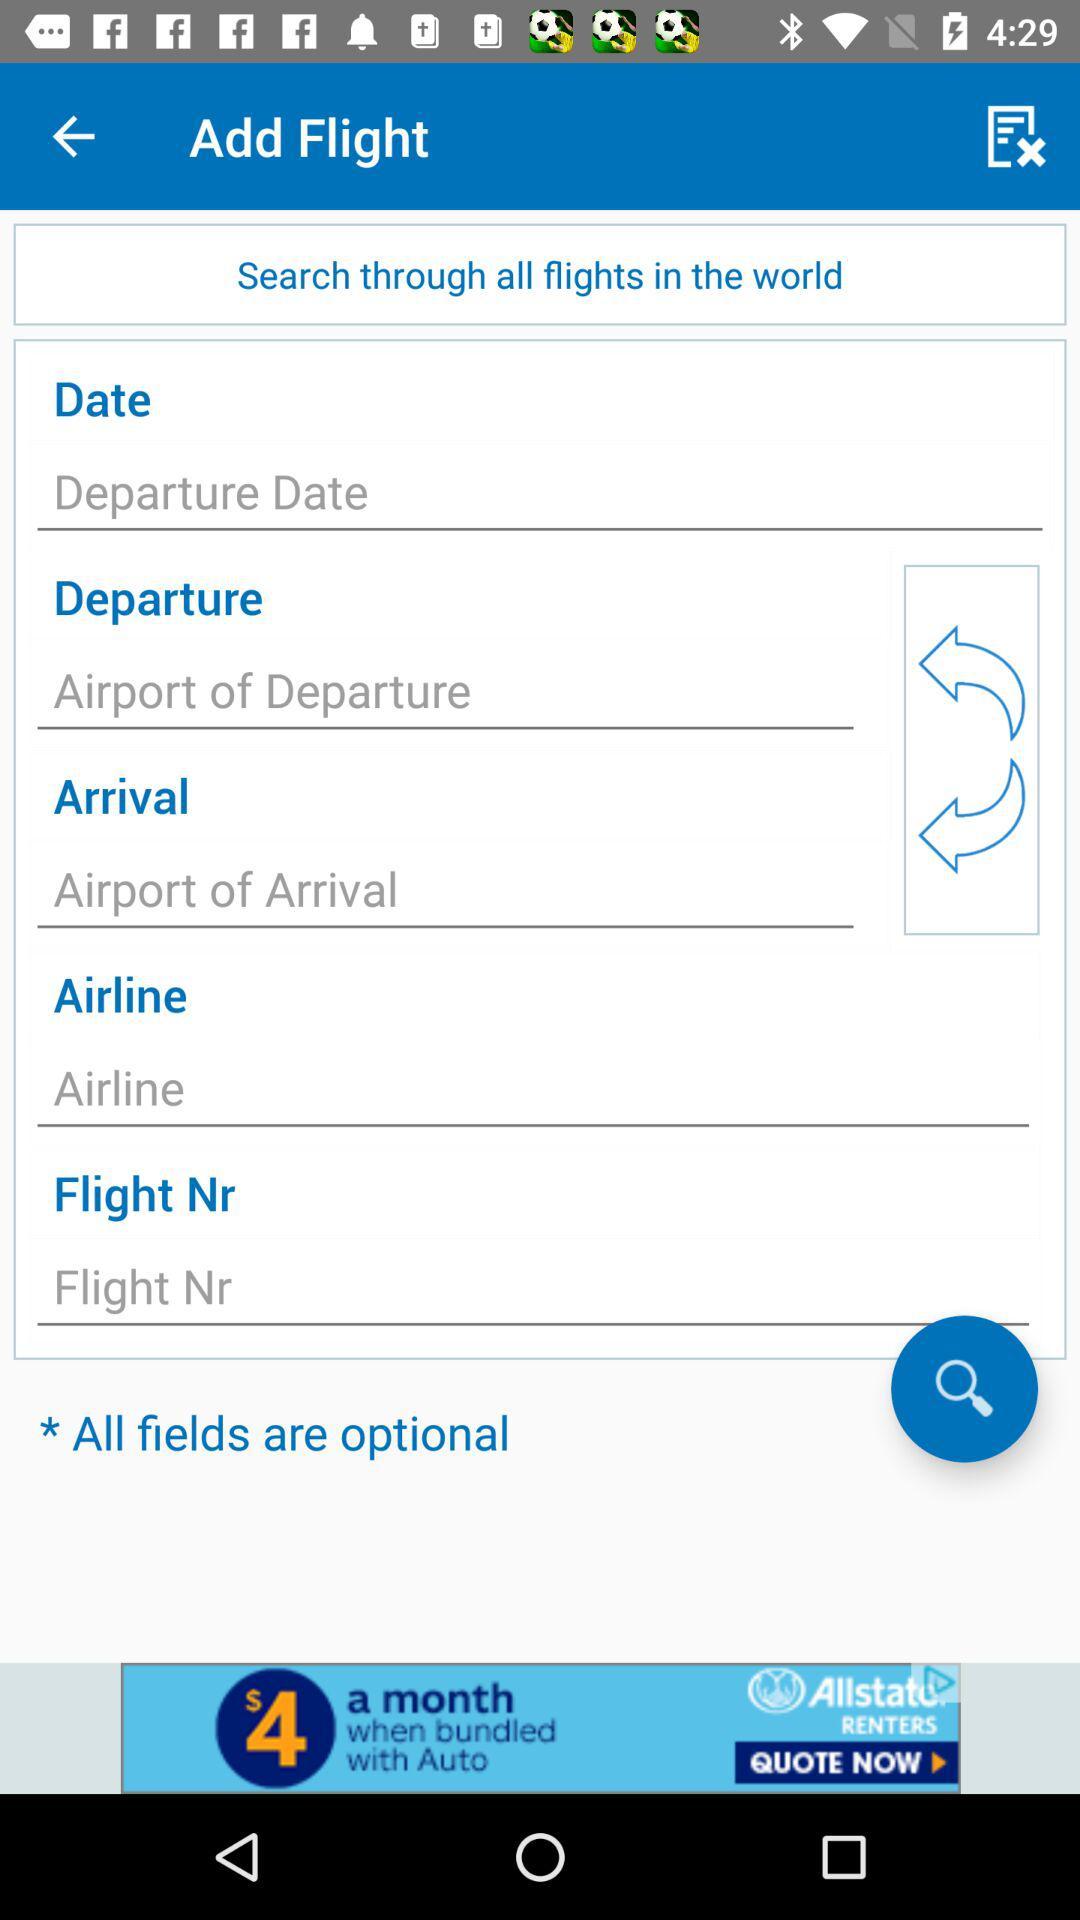 The width and height of the screenshot is (1080, 1920). Describe the element at coordinates (540, 497) in the screenshot. I see `text` at that location.